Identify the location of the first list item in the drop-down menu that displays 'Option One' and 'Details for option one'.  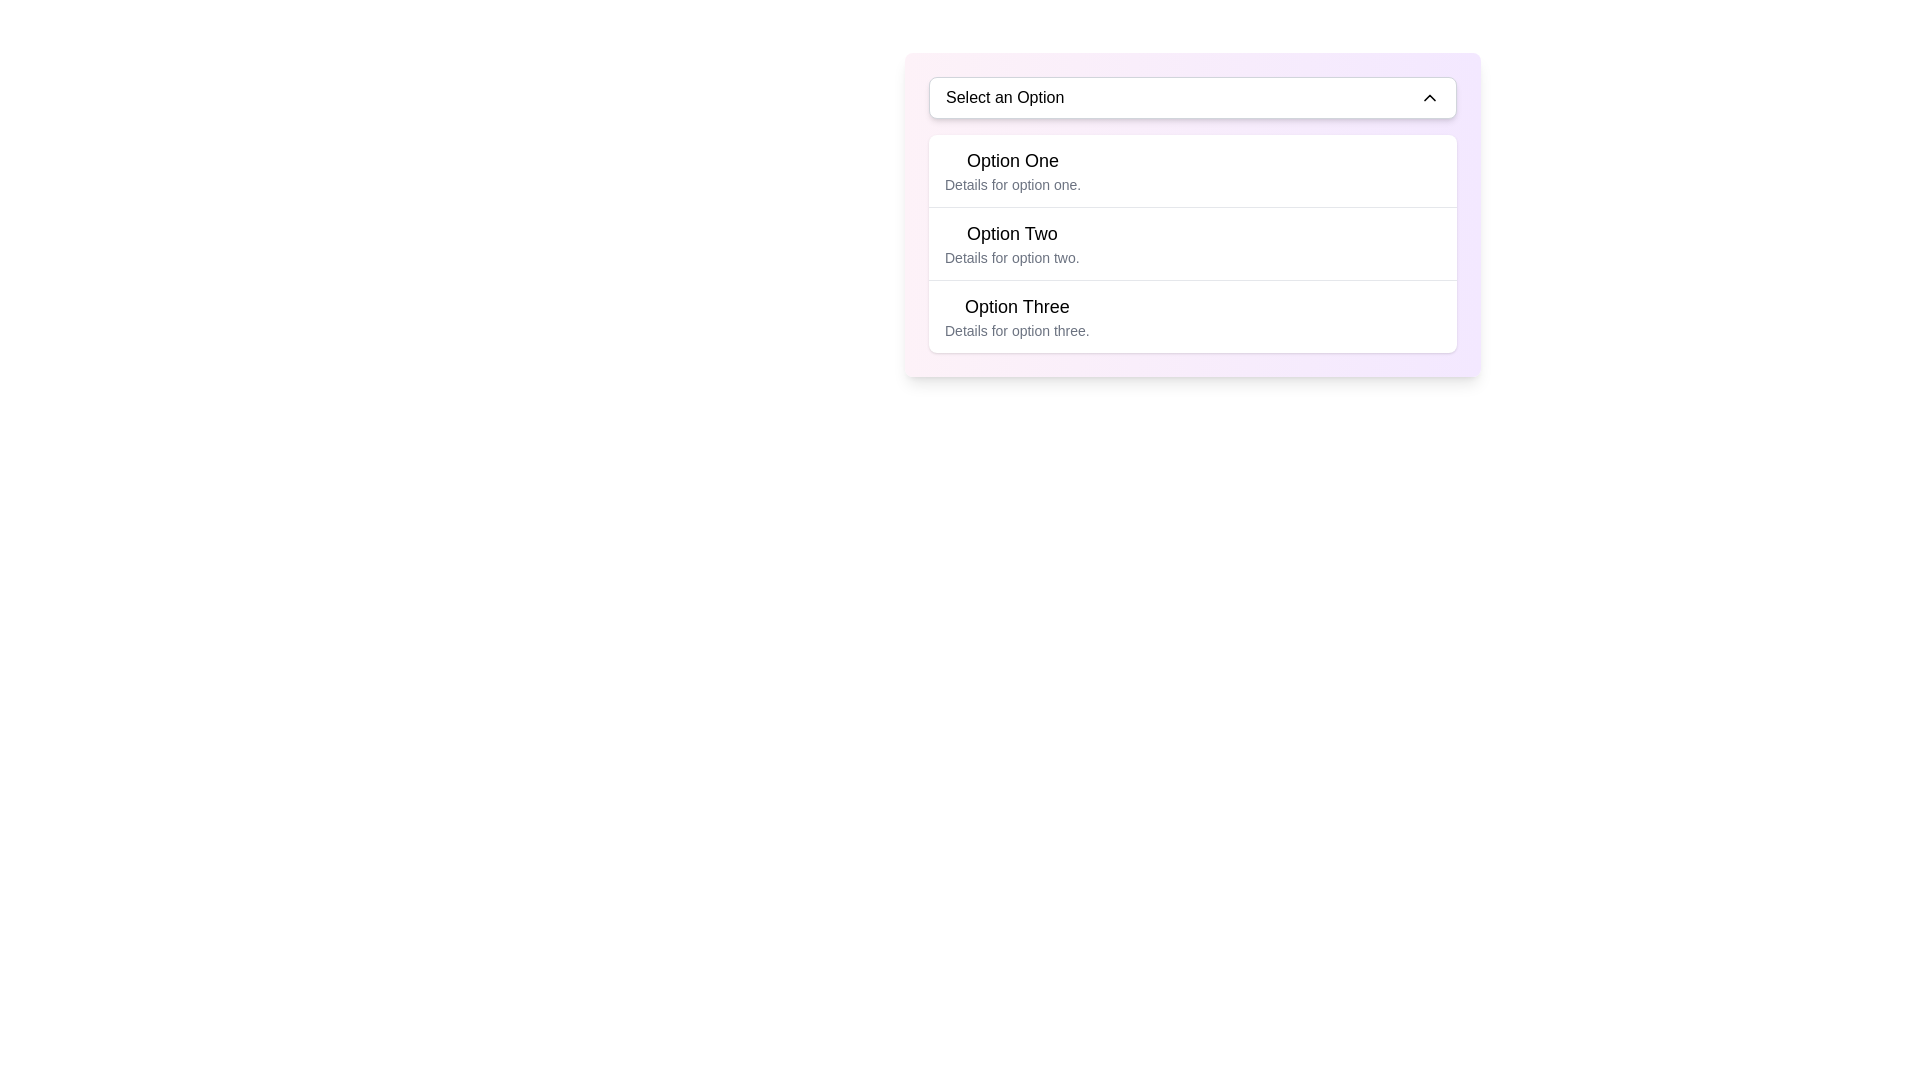
(1193, 169).